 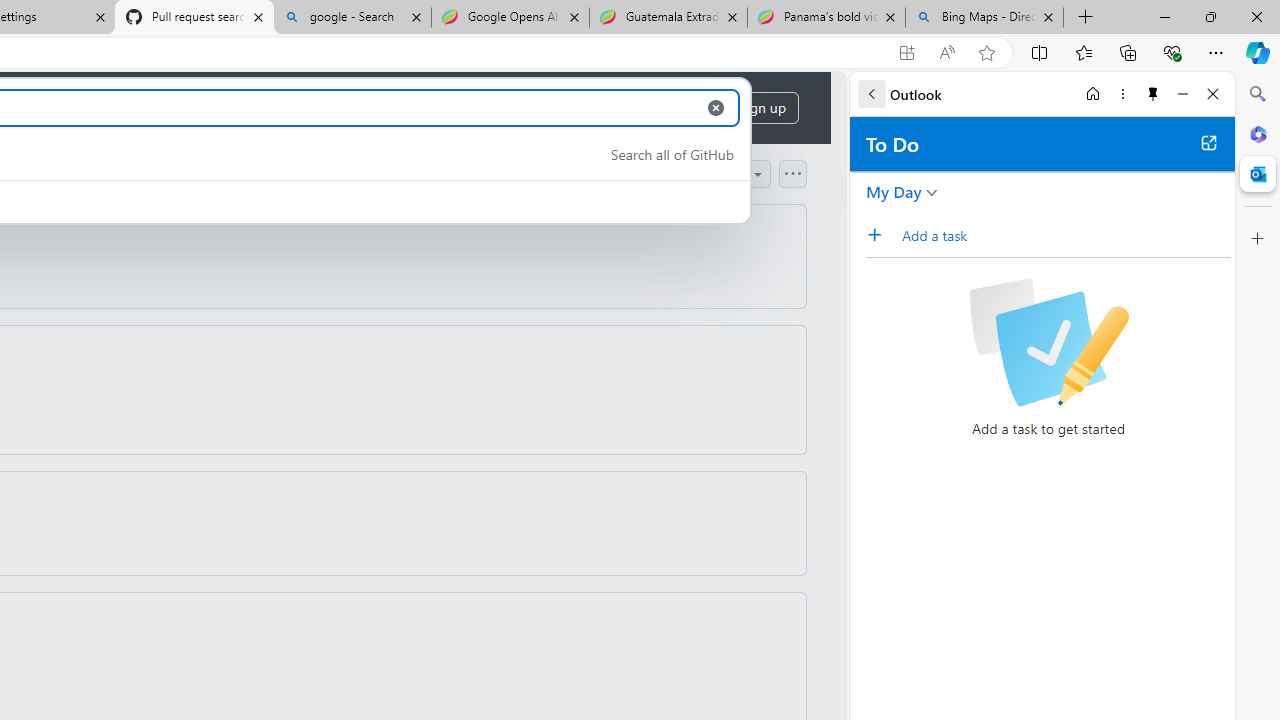 What do you see at coordinates (510, 17) in the screenshot?
I see `'Google Opens AI Academy for Startups - Nearshore Americas'` at bounding box center [510, 17].